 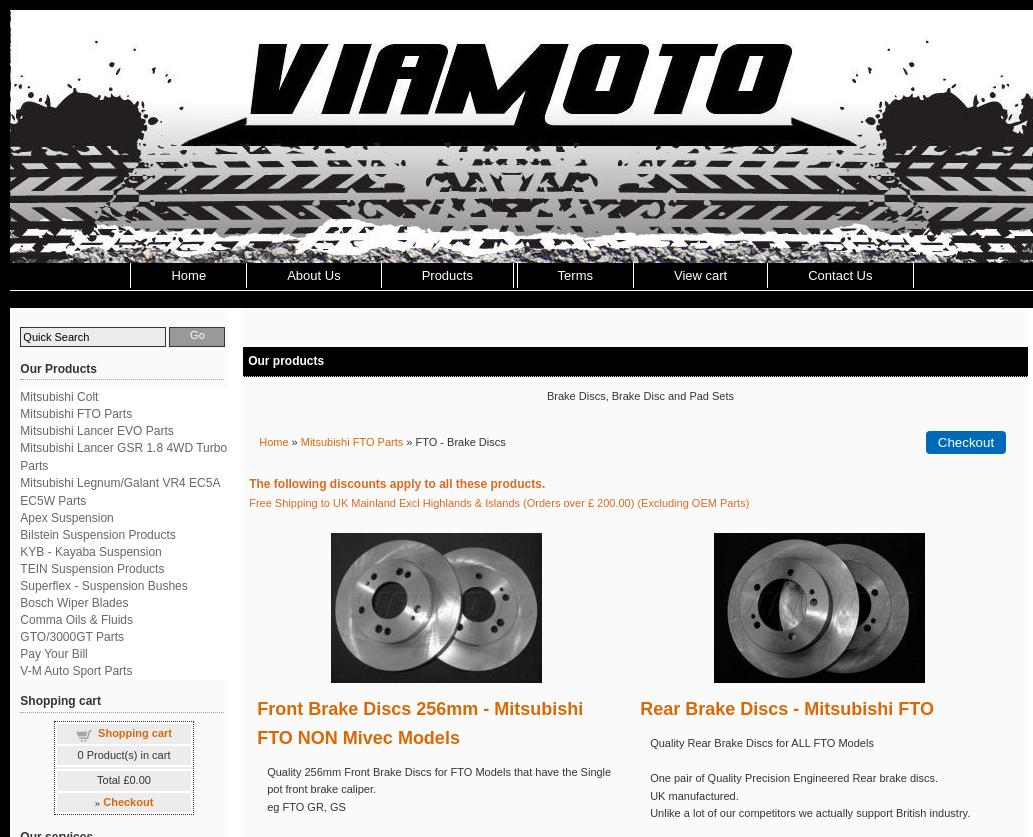 What do you see at coordinates (693, 793) in the screenshot?
I see `'UK manufactured.'` at bounding box center [693, 793].